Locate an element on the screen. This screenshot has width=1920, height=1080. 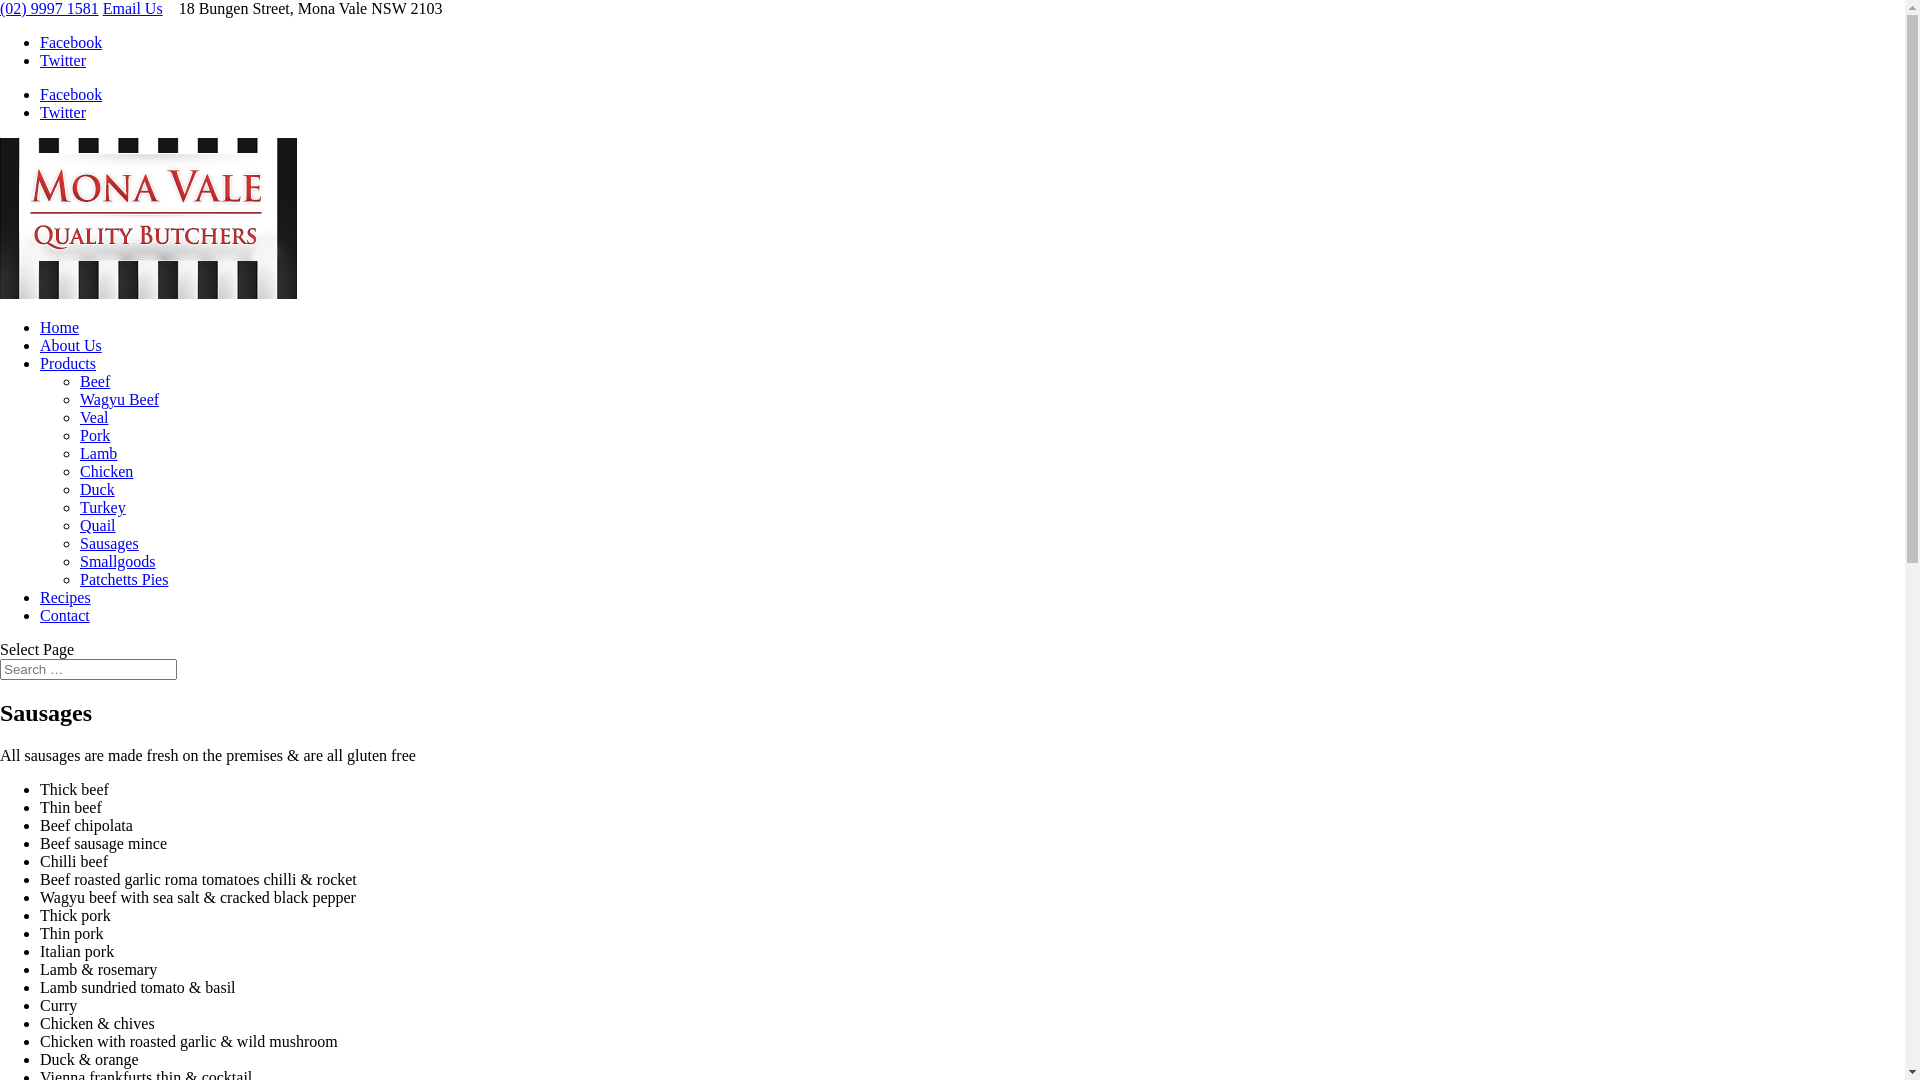
'Patchetts Pies' is located at coordinates (123, 579).